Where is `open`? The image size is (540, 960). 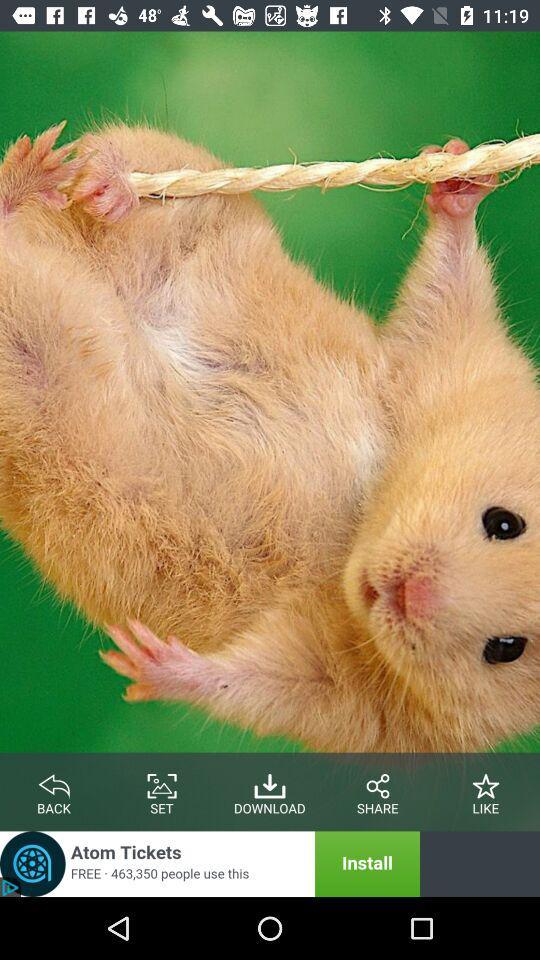
open is located at coordinates (209, 863).